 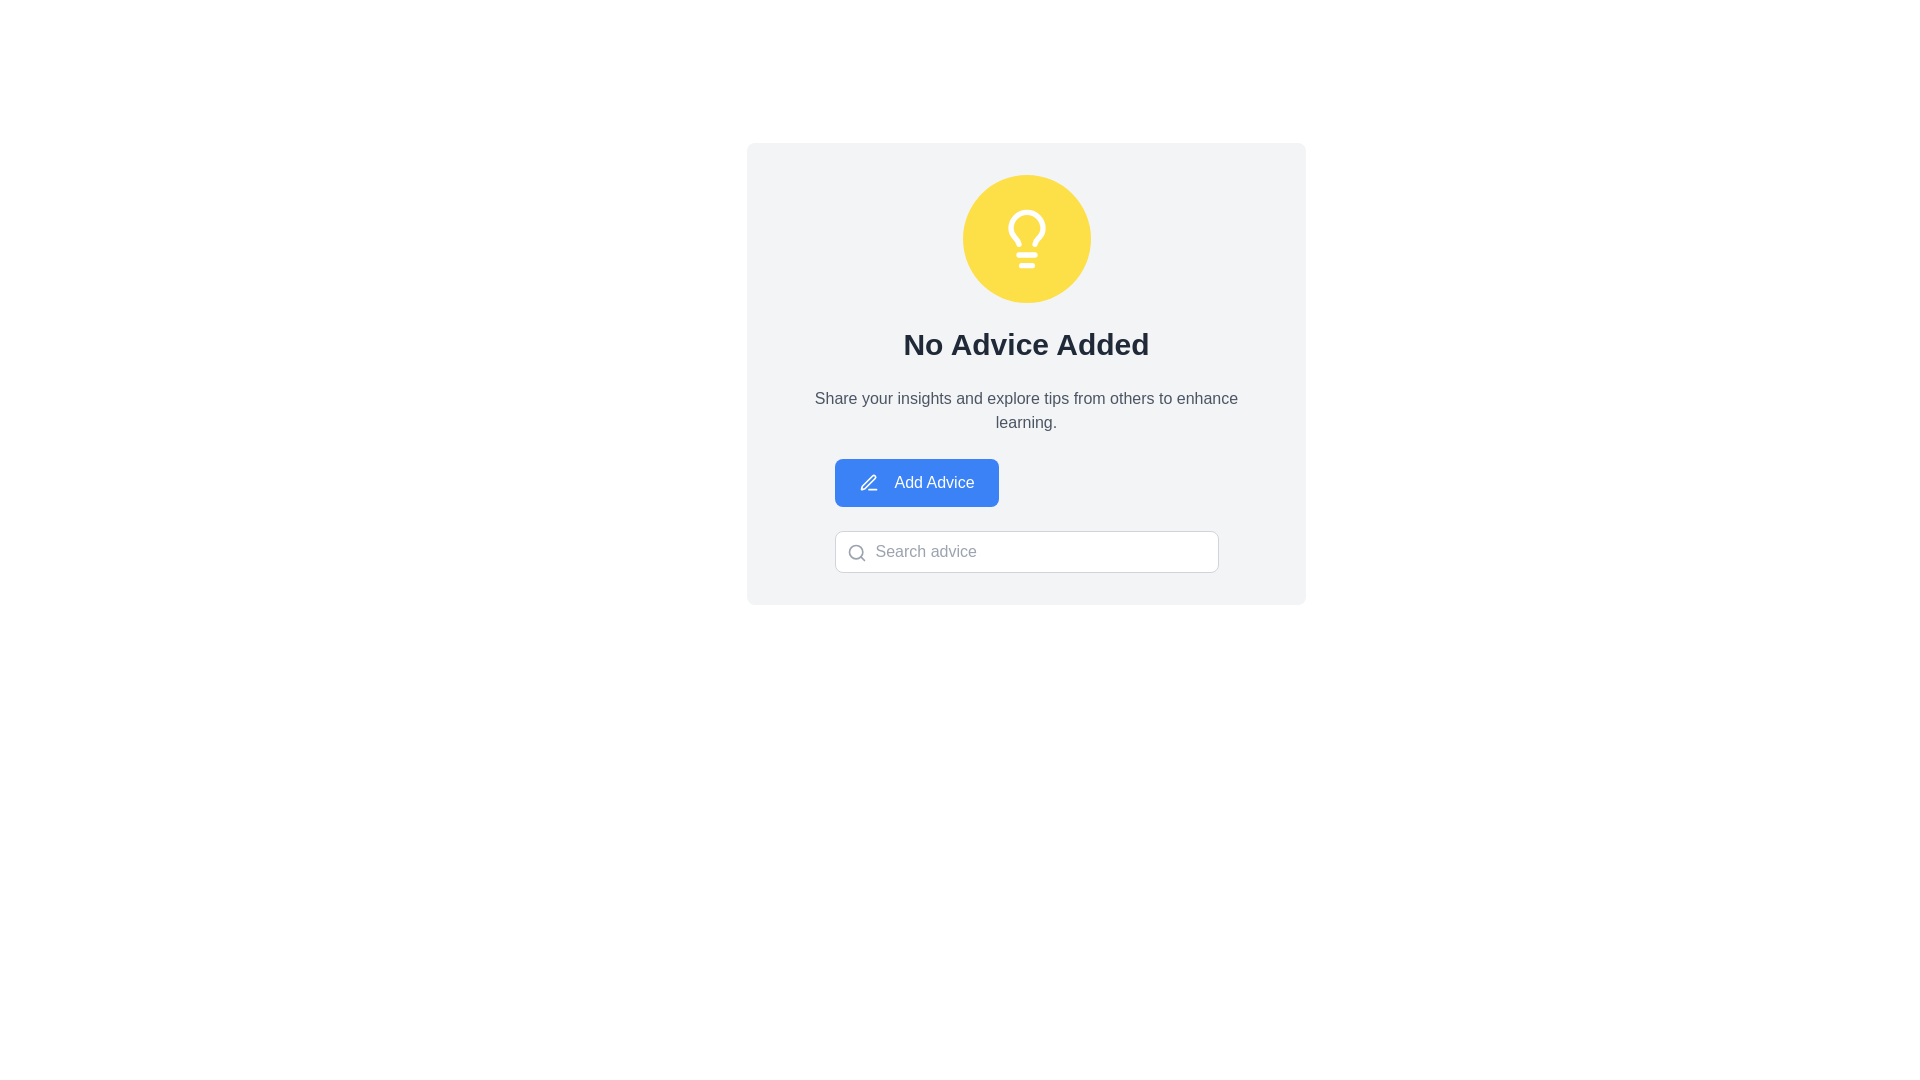 What do you see at coordinates (1026, 238) in the screenshot?
I see `the lightbulb icon button, which serves as a decorative element representing ideas or advice, located above the 'No Advice Added' text` at bounding box center [1026, 238].